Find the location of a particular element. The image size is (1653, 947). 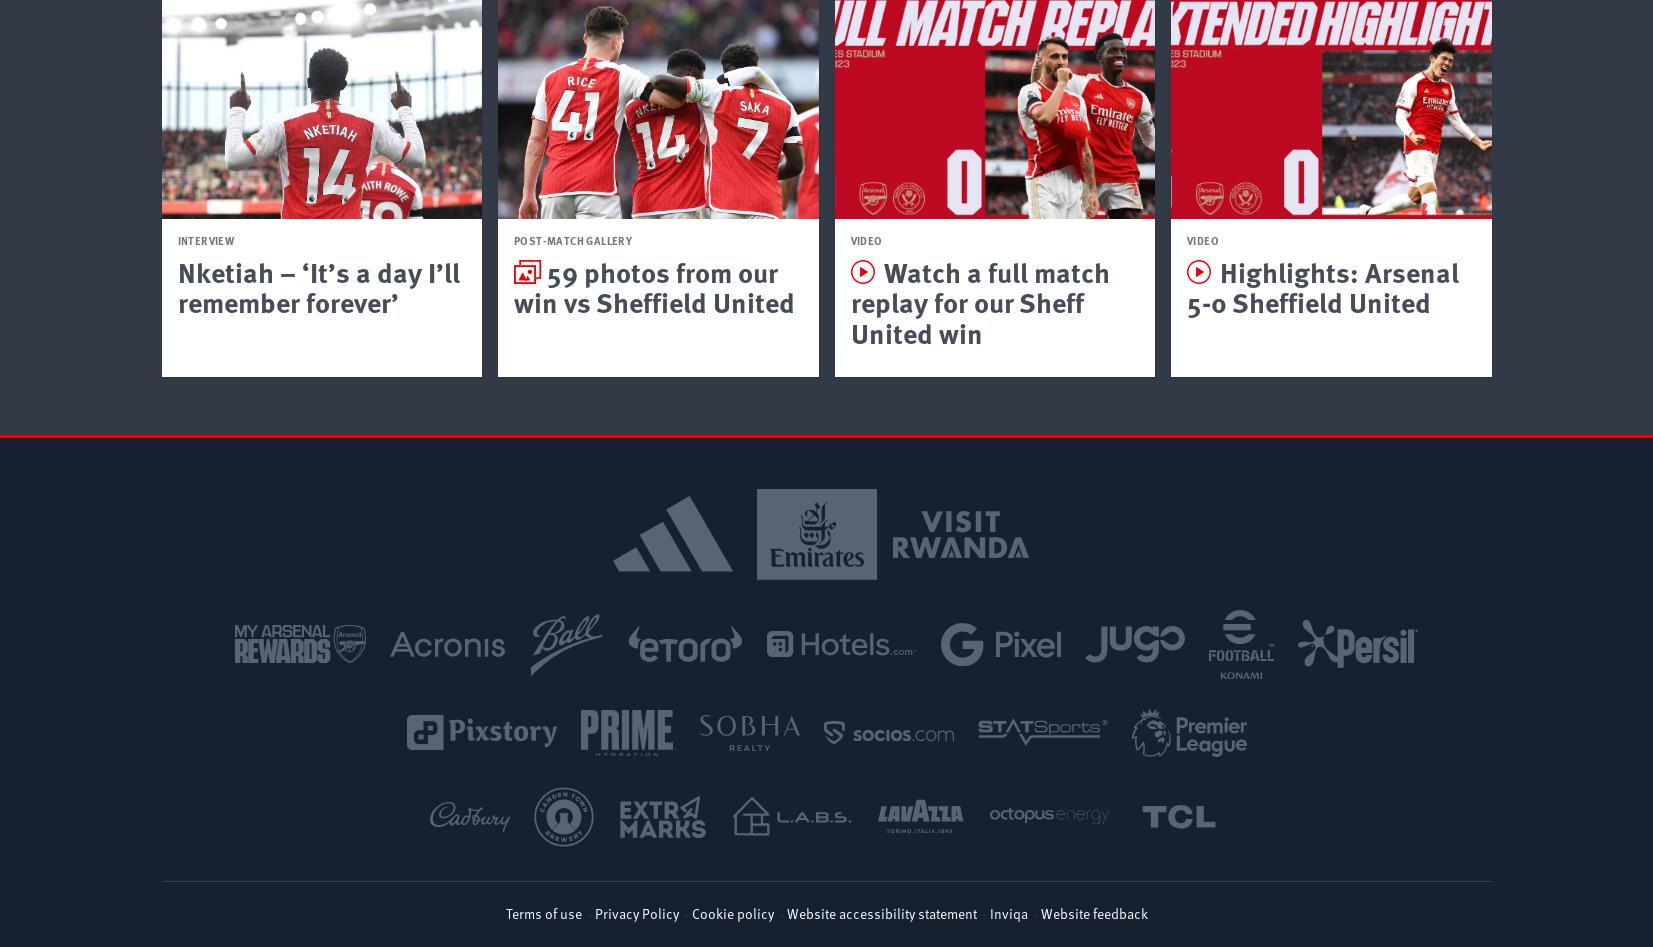

'Cookie policy' is located at coordinates (730, 911).